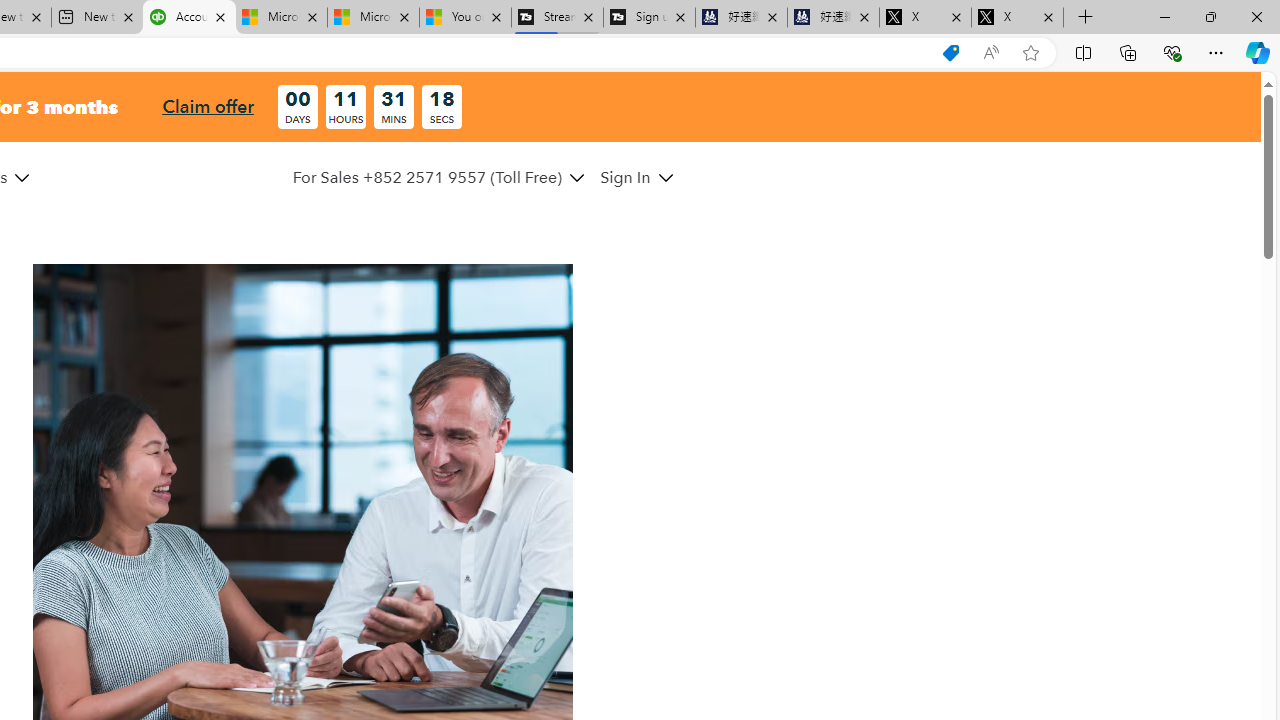  I want to click on 'Add this page to favorites (Ctrl+D)', so click(1031, 52).